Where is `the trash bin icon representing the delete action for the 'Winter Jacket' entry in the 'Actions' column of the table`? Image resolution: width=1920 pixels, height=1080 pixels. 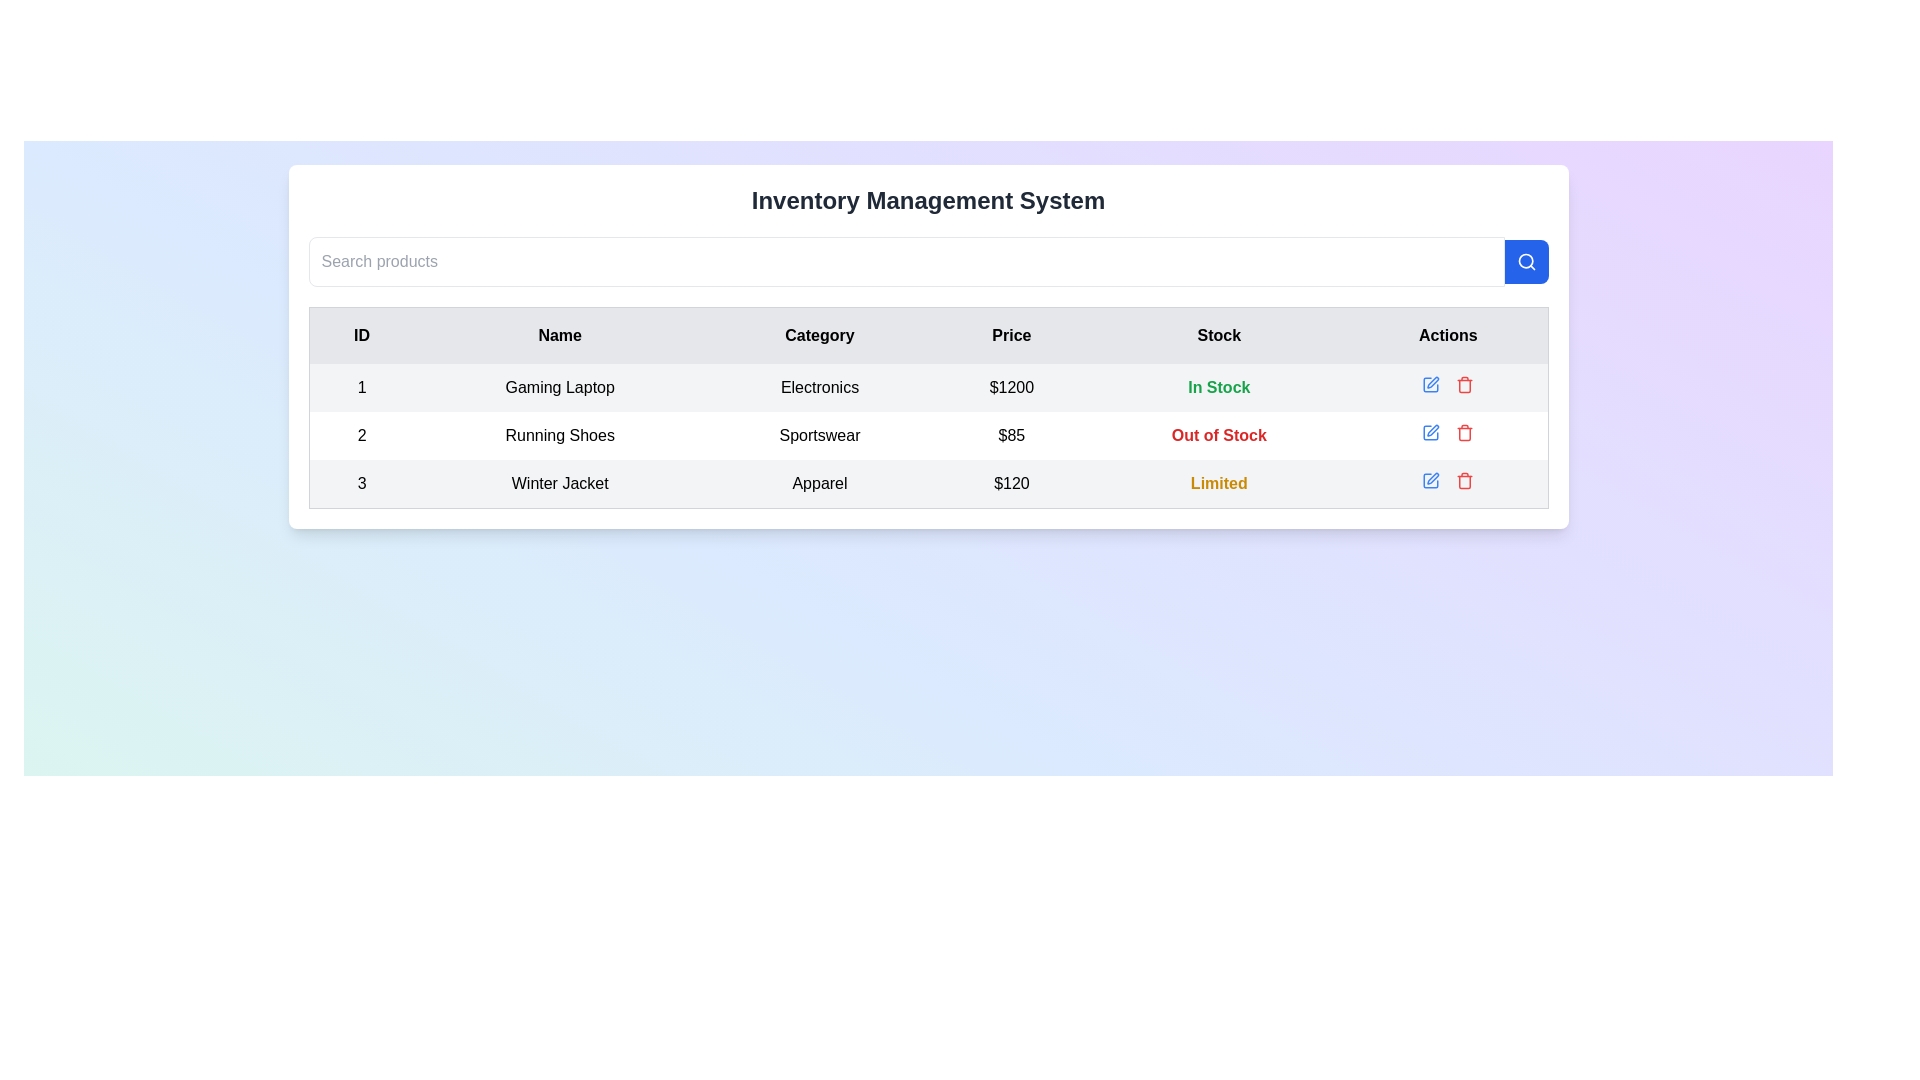
the trash bin icon representing the delete action for the 'Winter Jacket' entry in the 'Actions' column of the table is located at coordinates (1465, 386).